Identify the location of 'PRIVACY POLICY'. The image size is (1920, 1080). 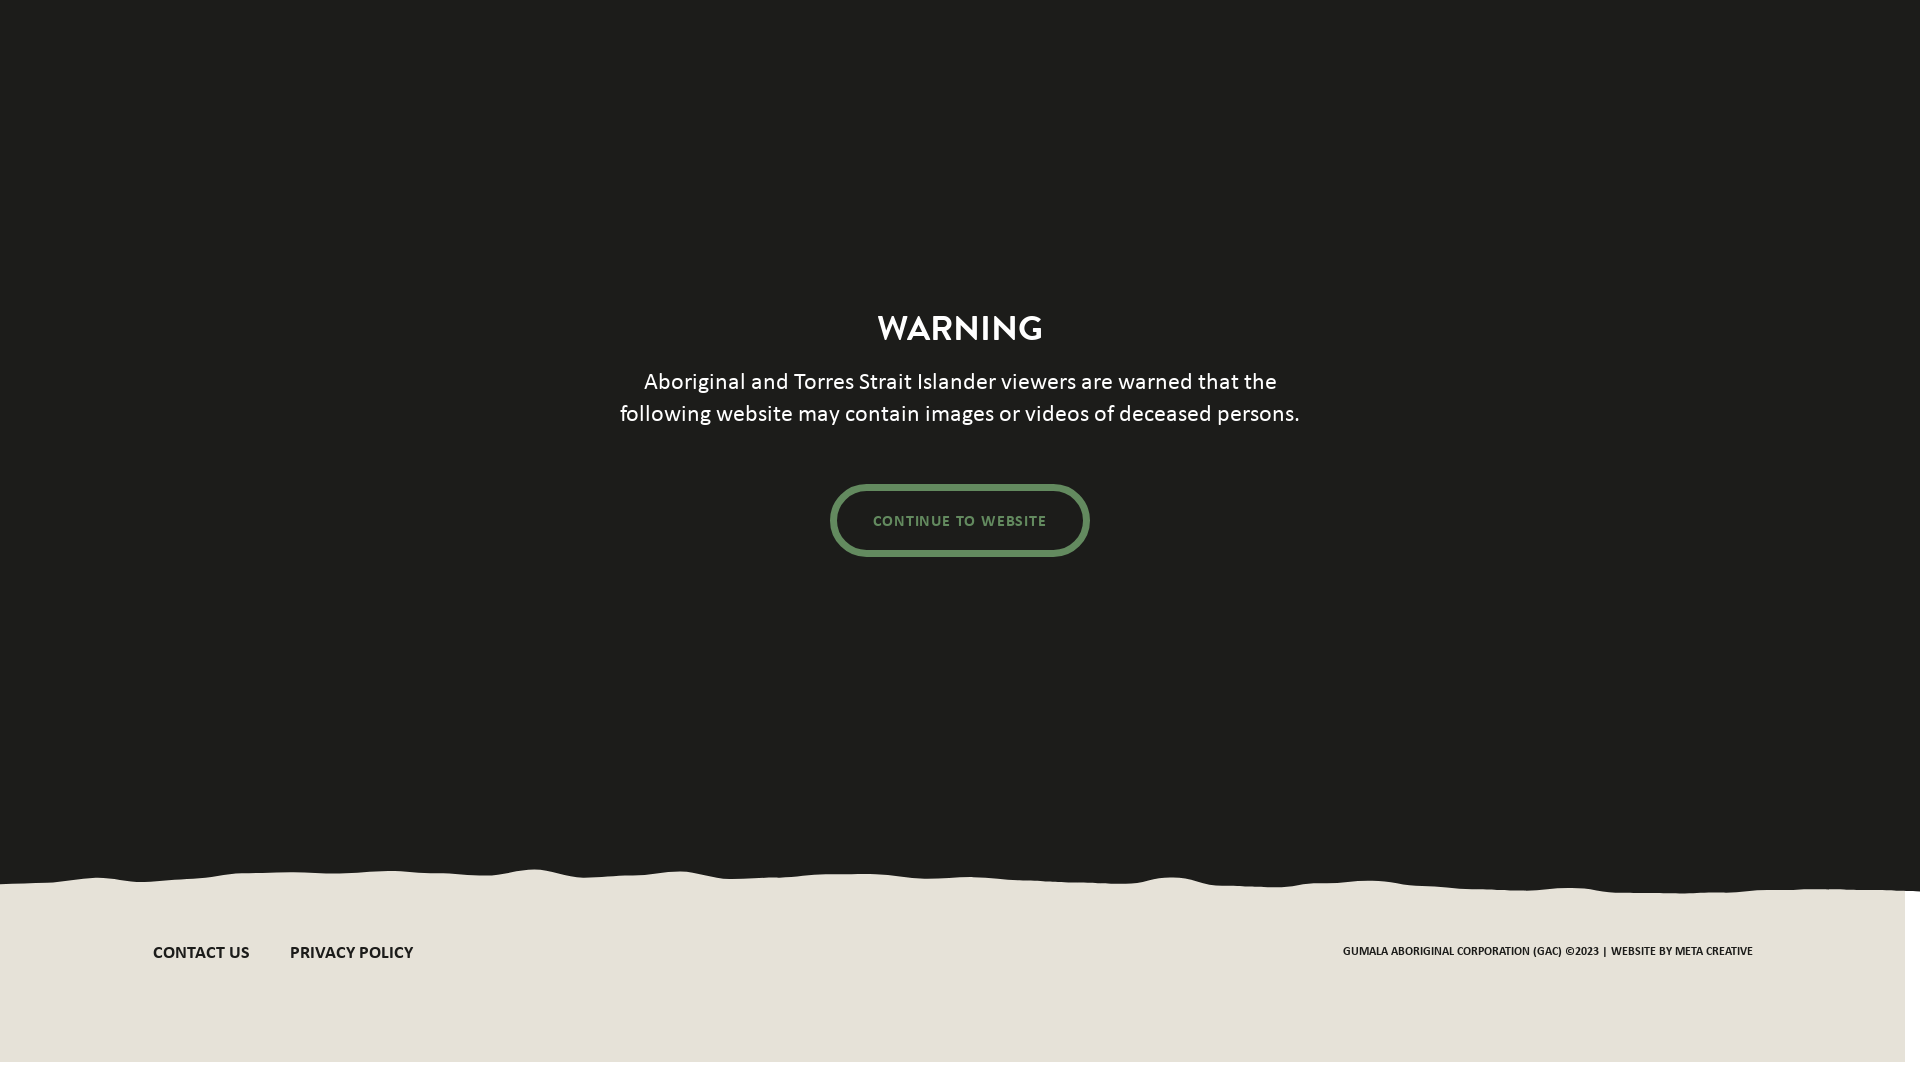
(351, 951).